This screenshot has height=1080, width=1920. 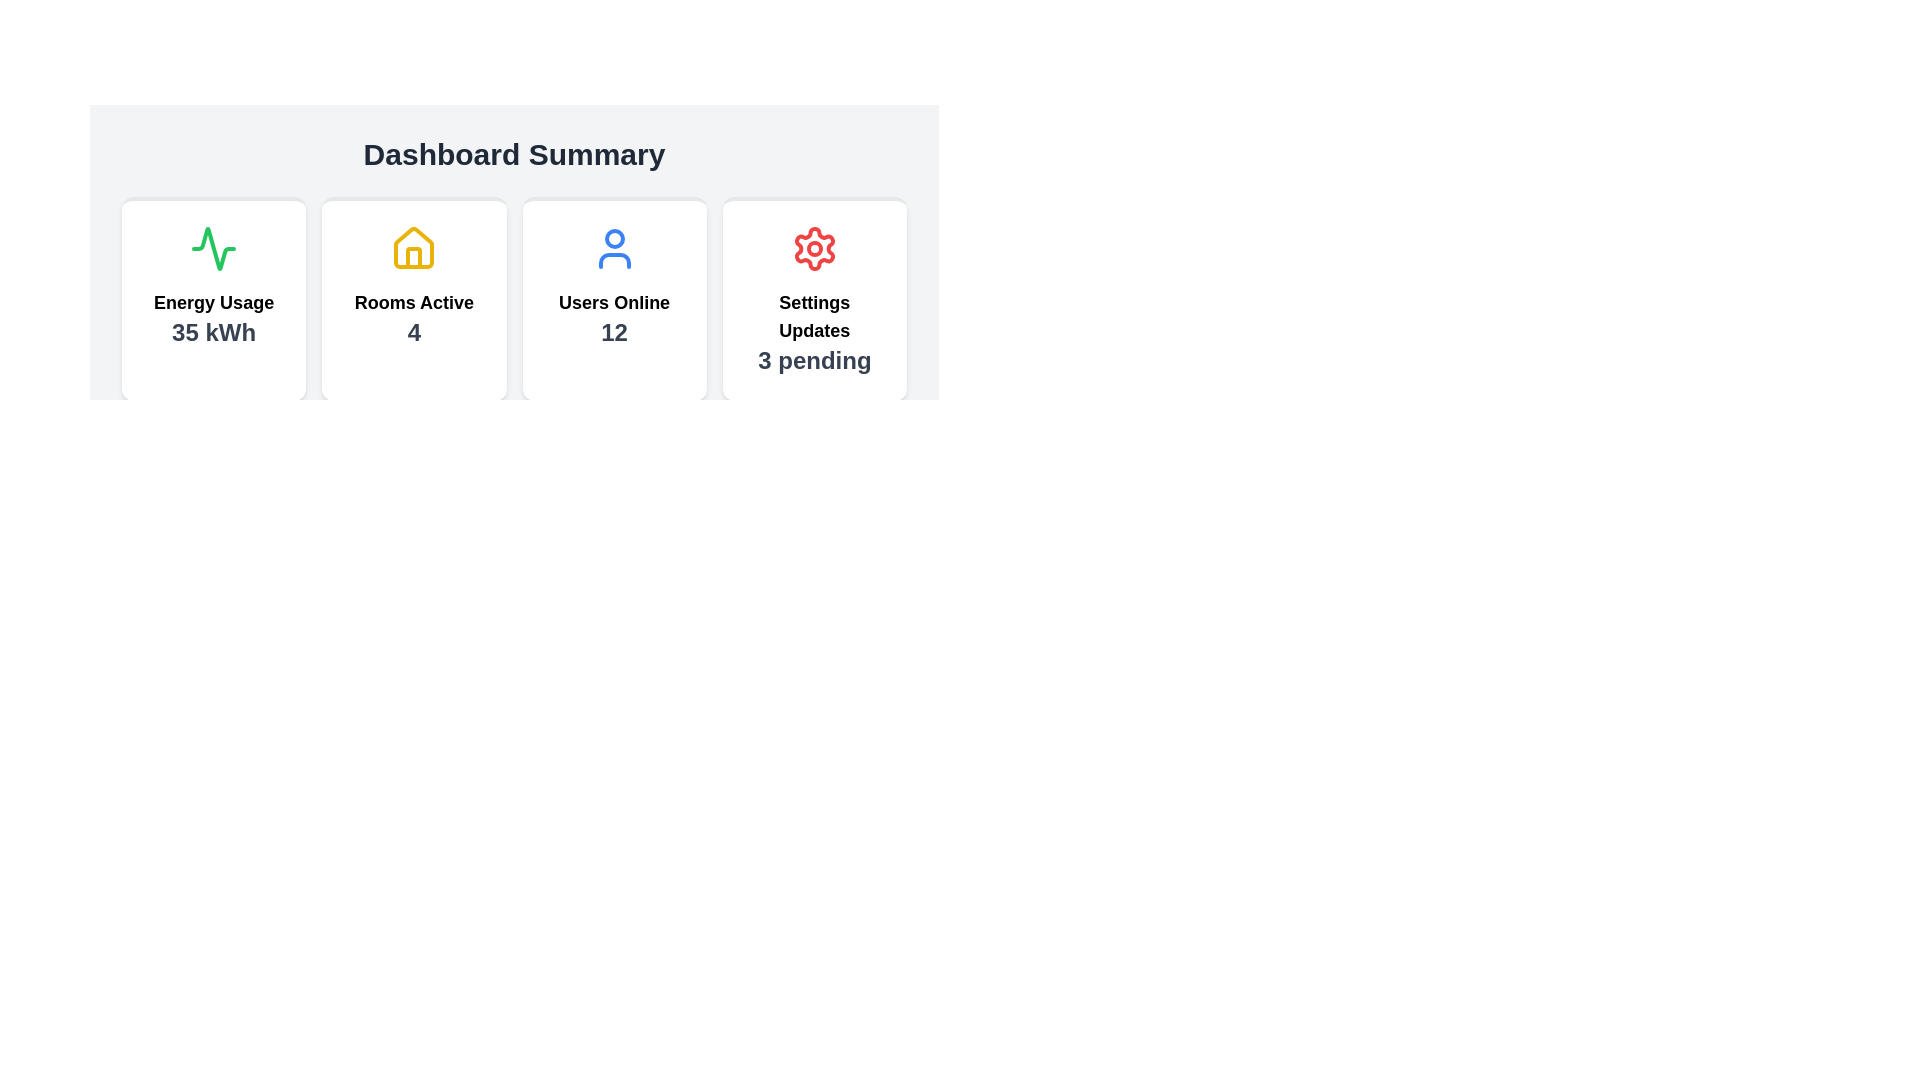 I want to click on the 'Users Online' text label, which is a bold font style element located in a summary card with a white background, positioned near the center of the UI, so click(x=613, y=303).